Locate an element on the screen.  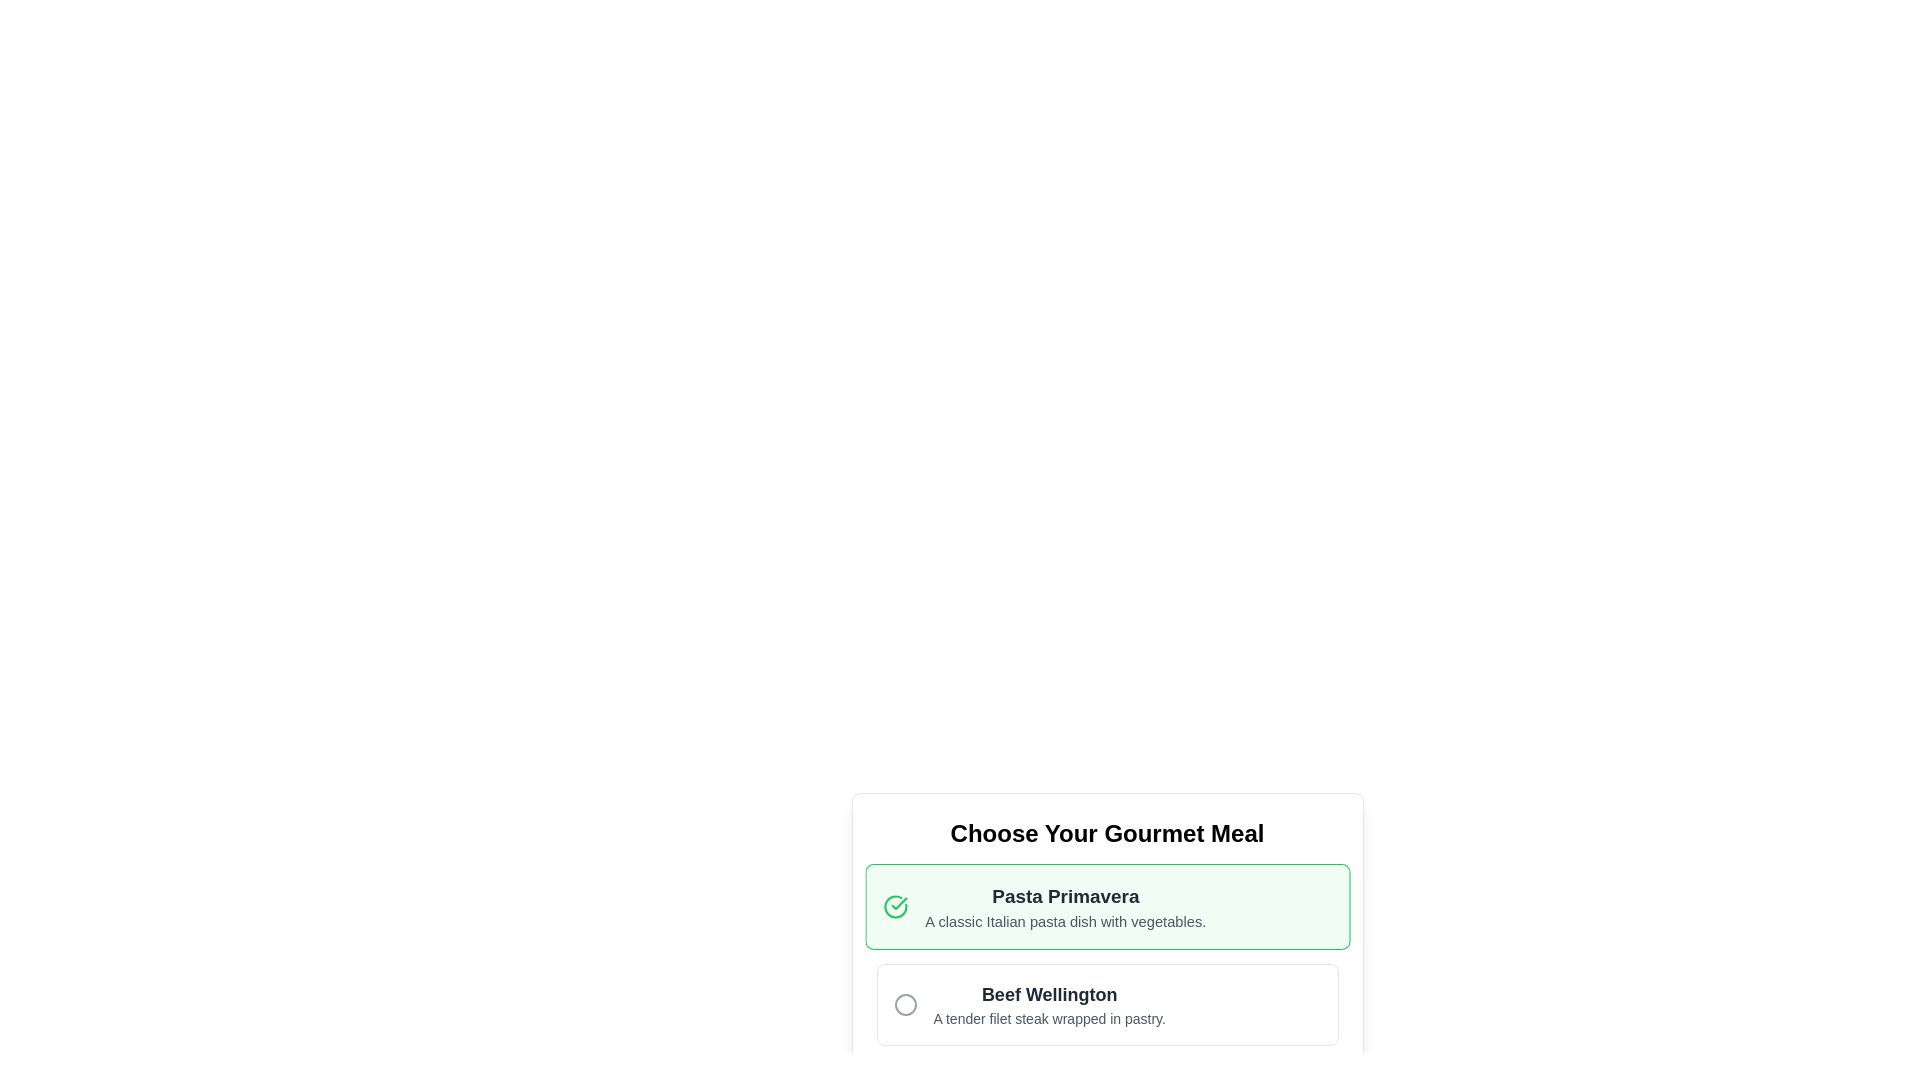
description of the selectable list item titled 'Pasta Primavera', which is the first item in the list of meal options is located at coordinates (1106, 906).